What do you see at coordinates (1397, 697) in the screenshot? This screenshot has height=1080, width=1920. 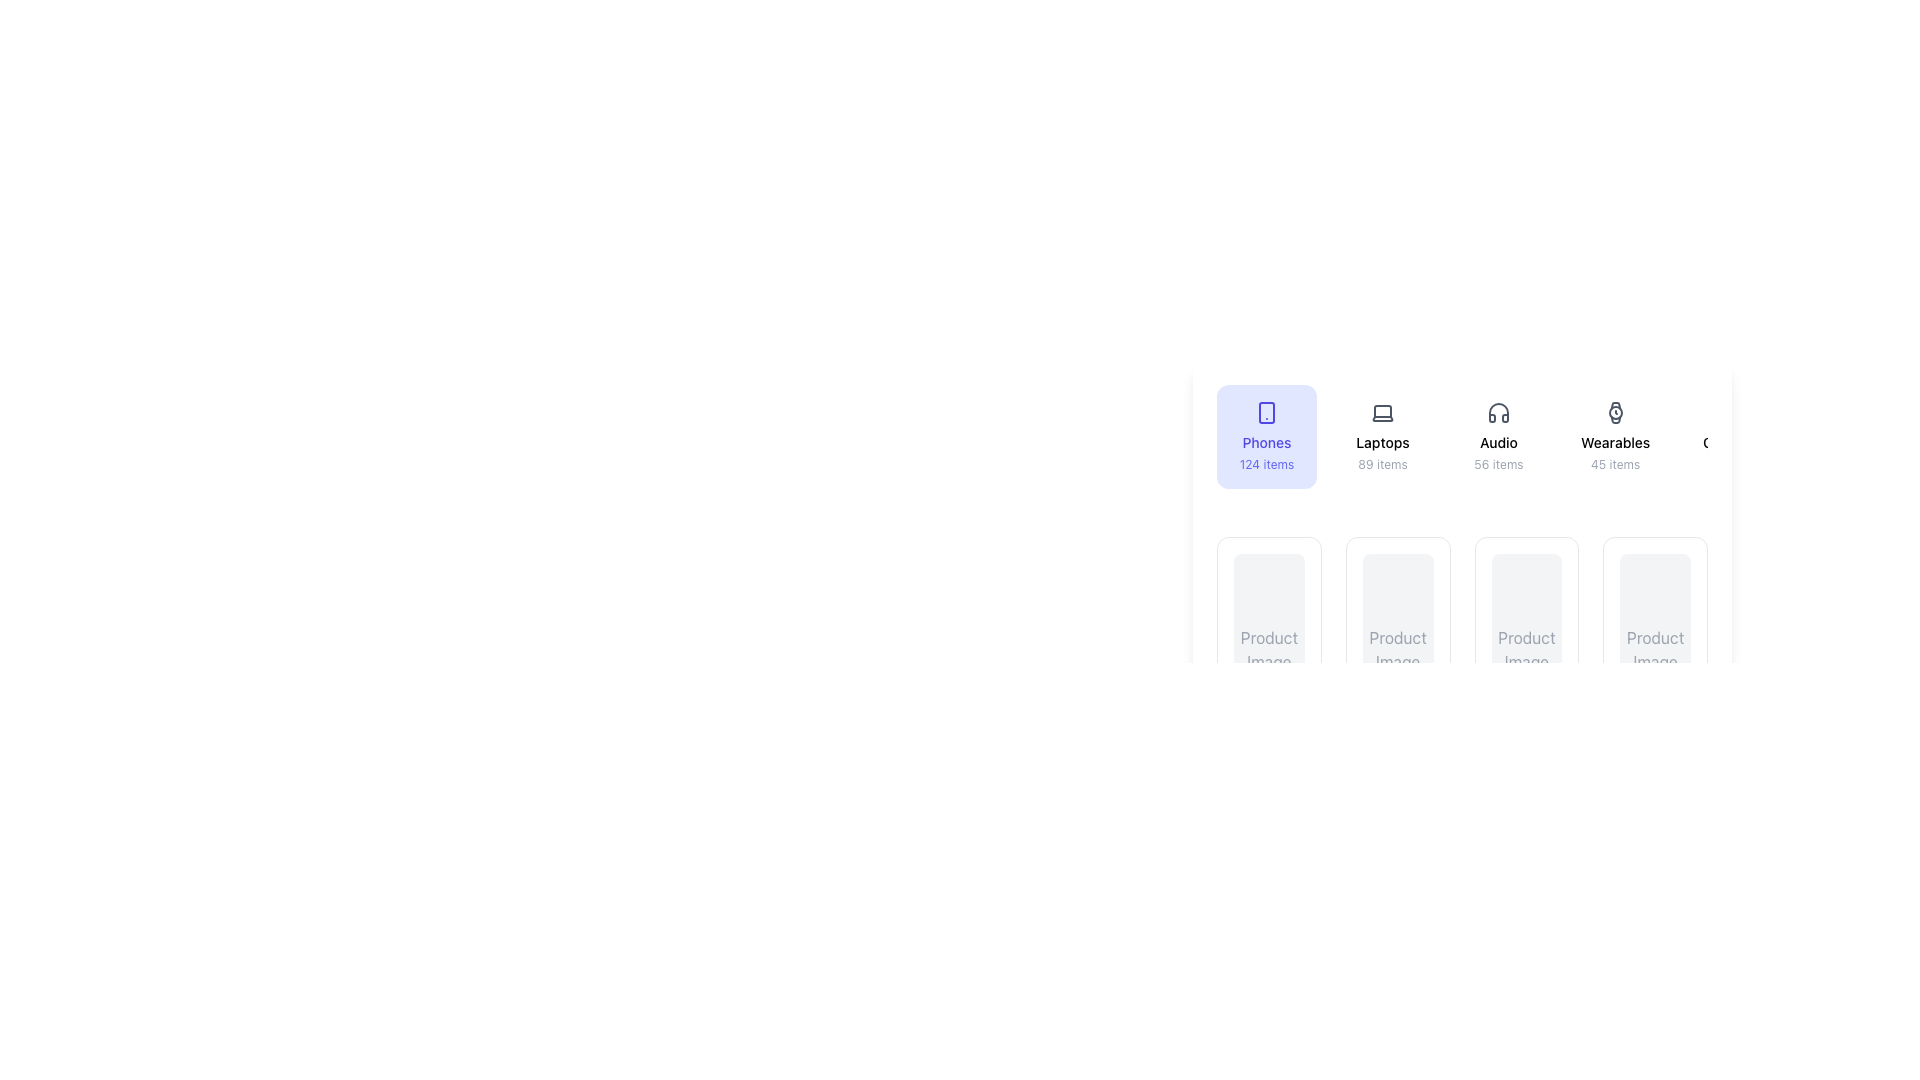 I see `the product card component which showcases product details such as image, title, price, and rating, located in the second column of a four-column grid` at bounding box center [1397, 697].